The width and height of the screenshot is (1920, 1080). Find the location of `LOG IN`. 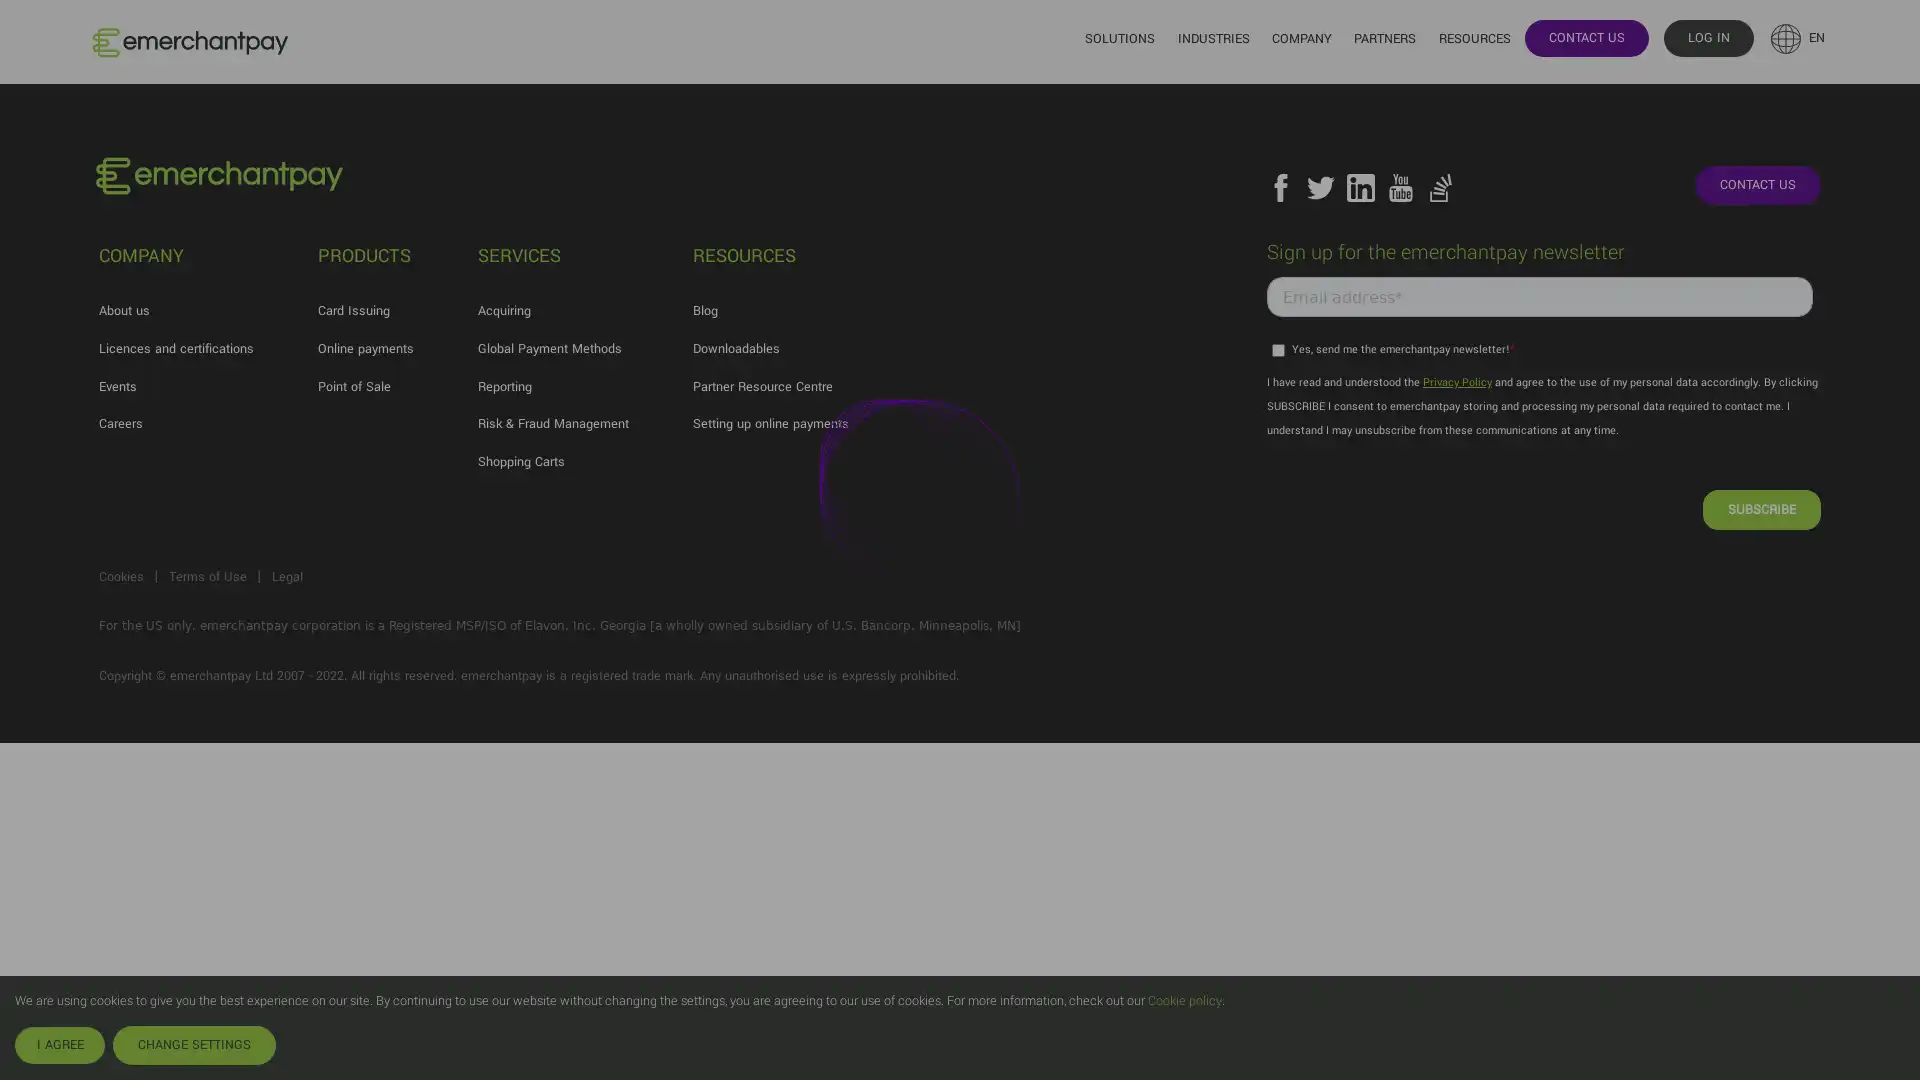

LOG IN is located at coordinates (1707, 37).